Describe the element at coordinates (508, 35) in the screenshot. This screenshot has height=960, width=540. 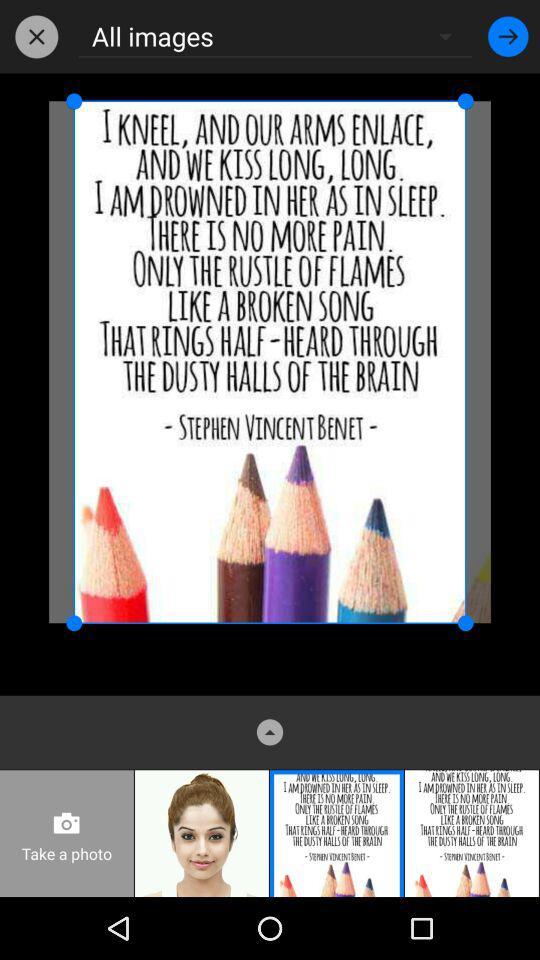
I see `the item next to the all images icon` at that location.